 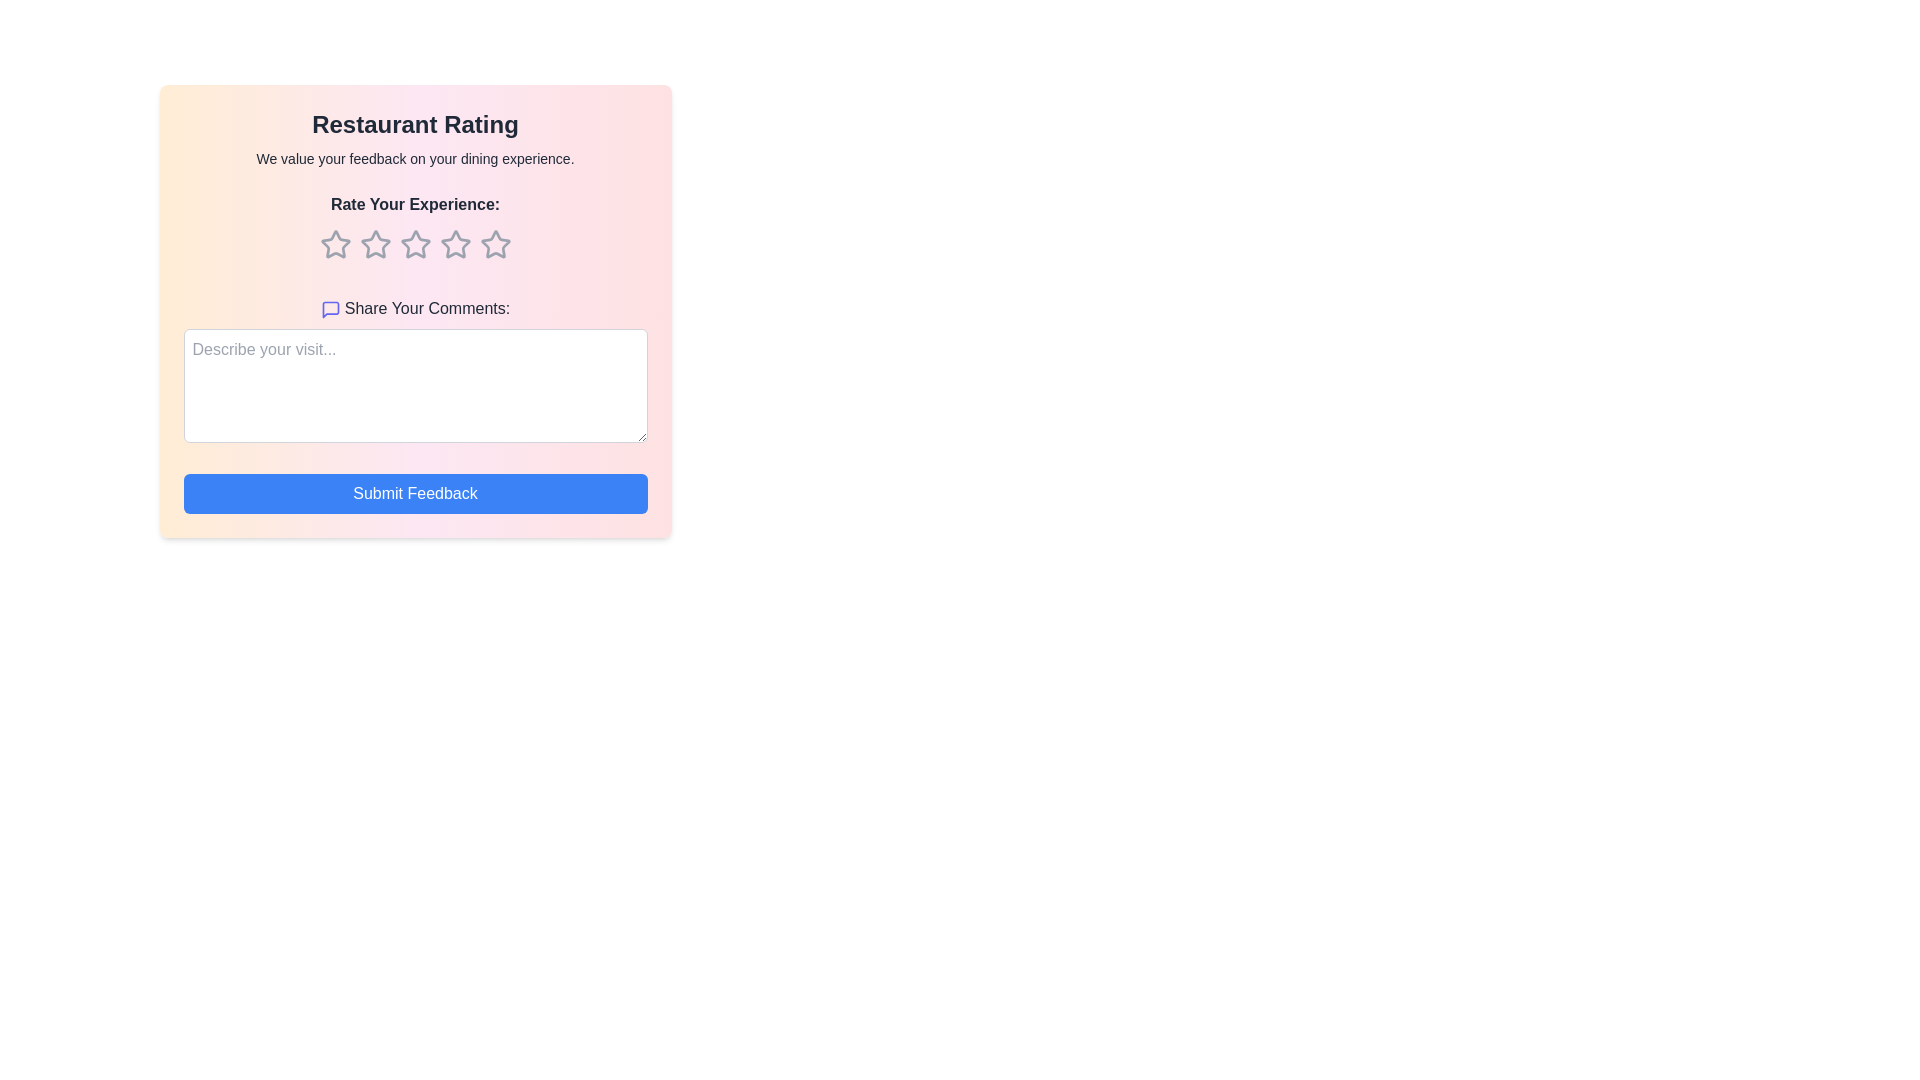 I want to click on the descriptive label for the rating interface, which is centrally aligned below the main heading 'Restaurant Rating', so click(x=414, y=231).